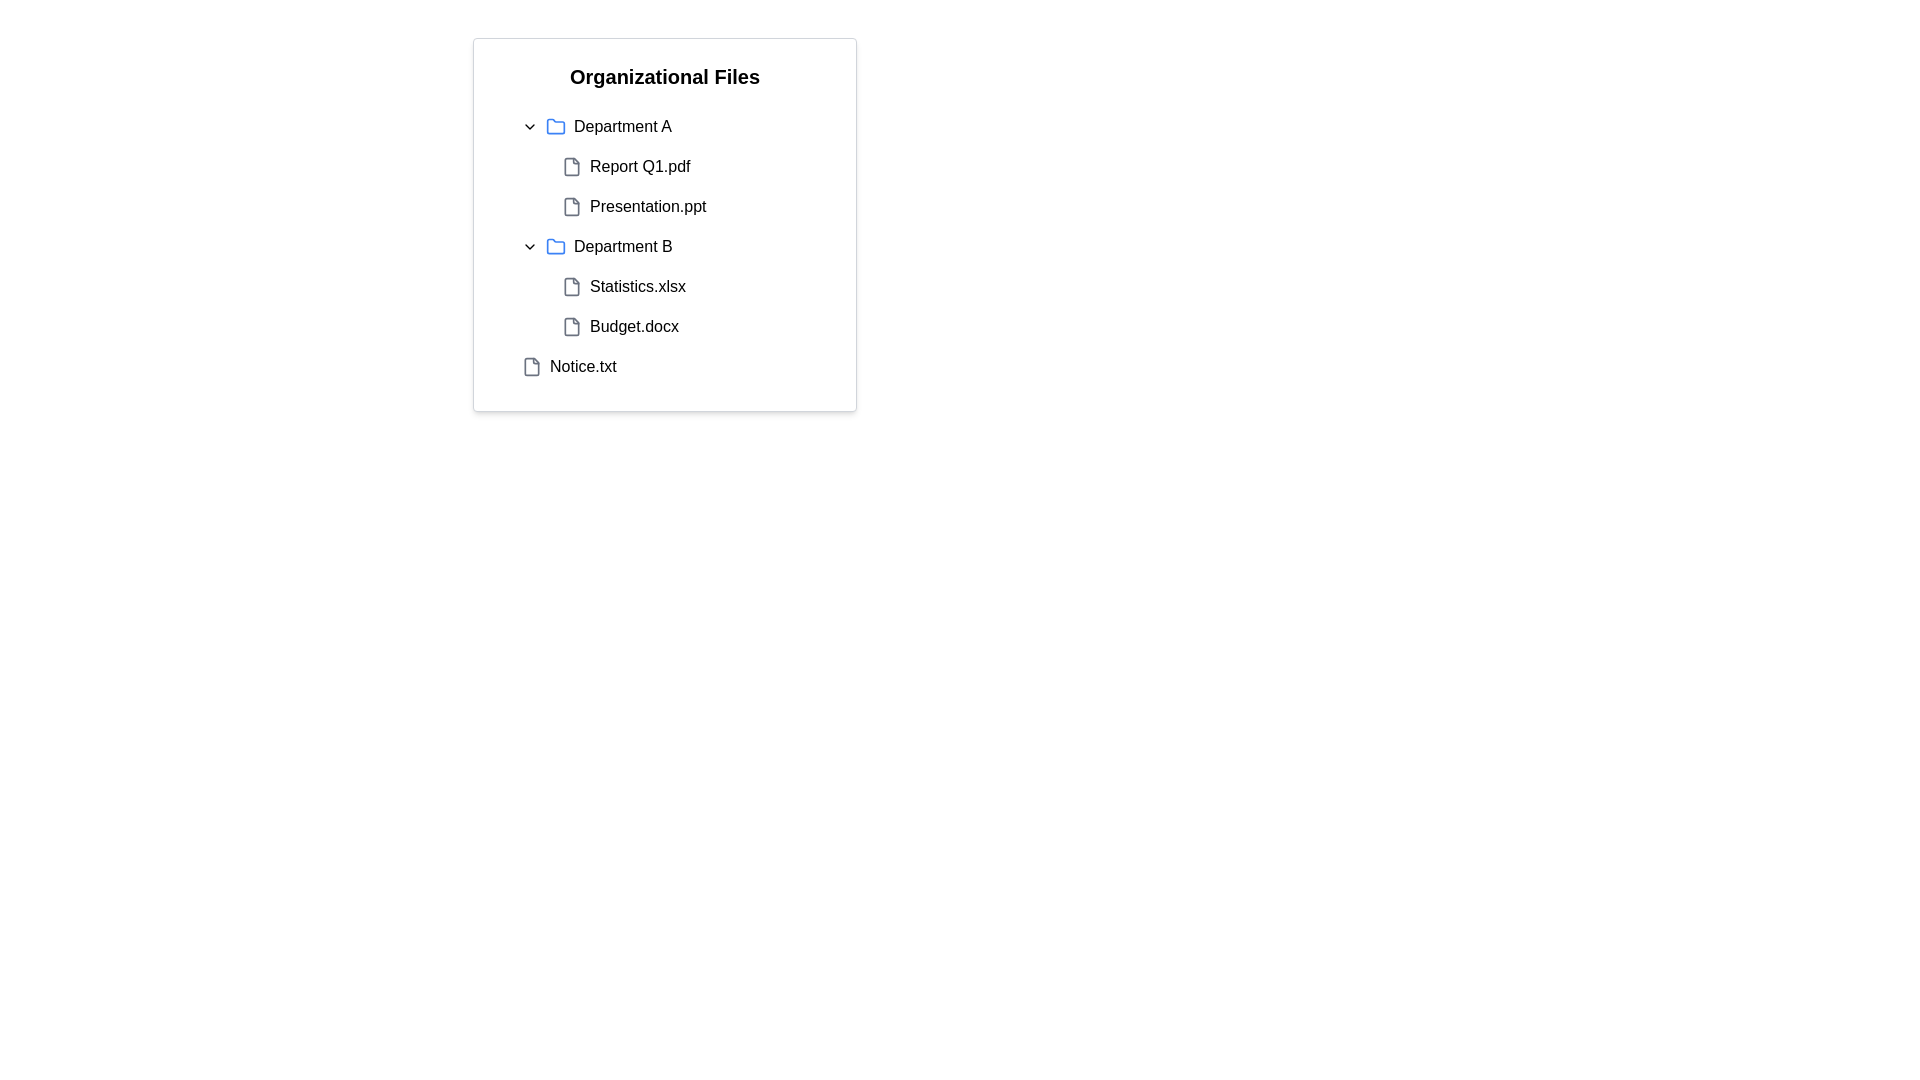 The image size is (1920, 1080). What do you see at coordinates (637, 286) in the screenshot?
I see `the text label displaying 'Statistics.xlsx' located in the second subsection labeled 'Department B'` at bounding box center [637, 286].